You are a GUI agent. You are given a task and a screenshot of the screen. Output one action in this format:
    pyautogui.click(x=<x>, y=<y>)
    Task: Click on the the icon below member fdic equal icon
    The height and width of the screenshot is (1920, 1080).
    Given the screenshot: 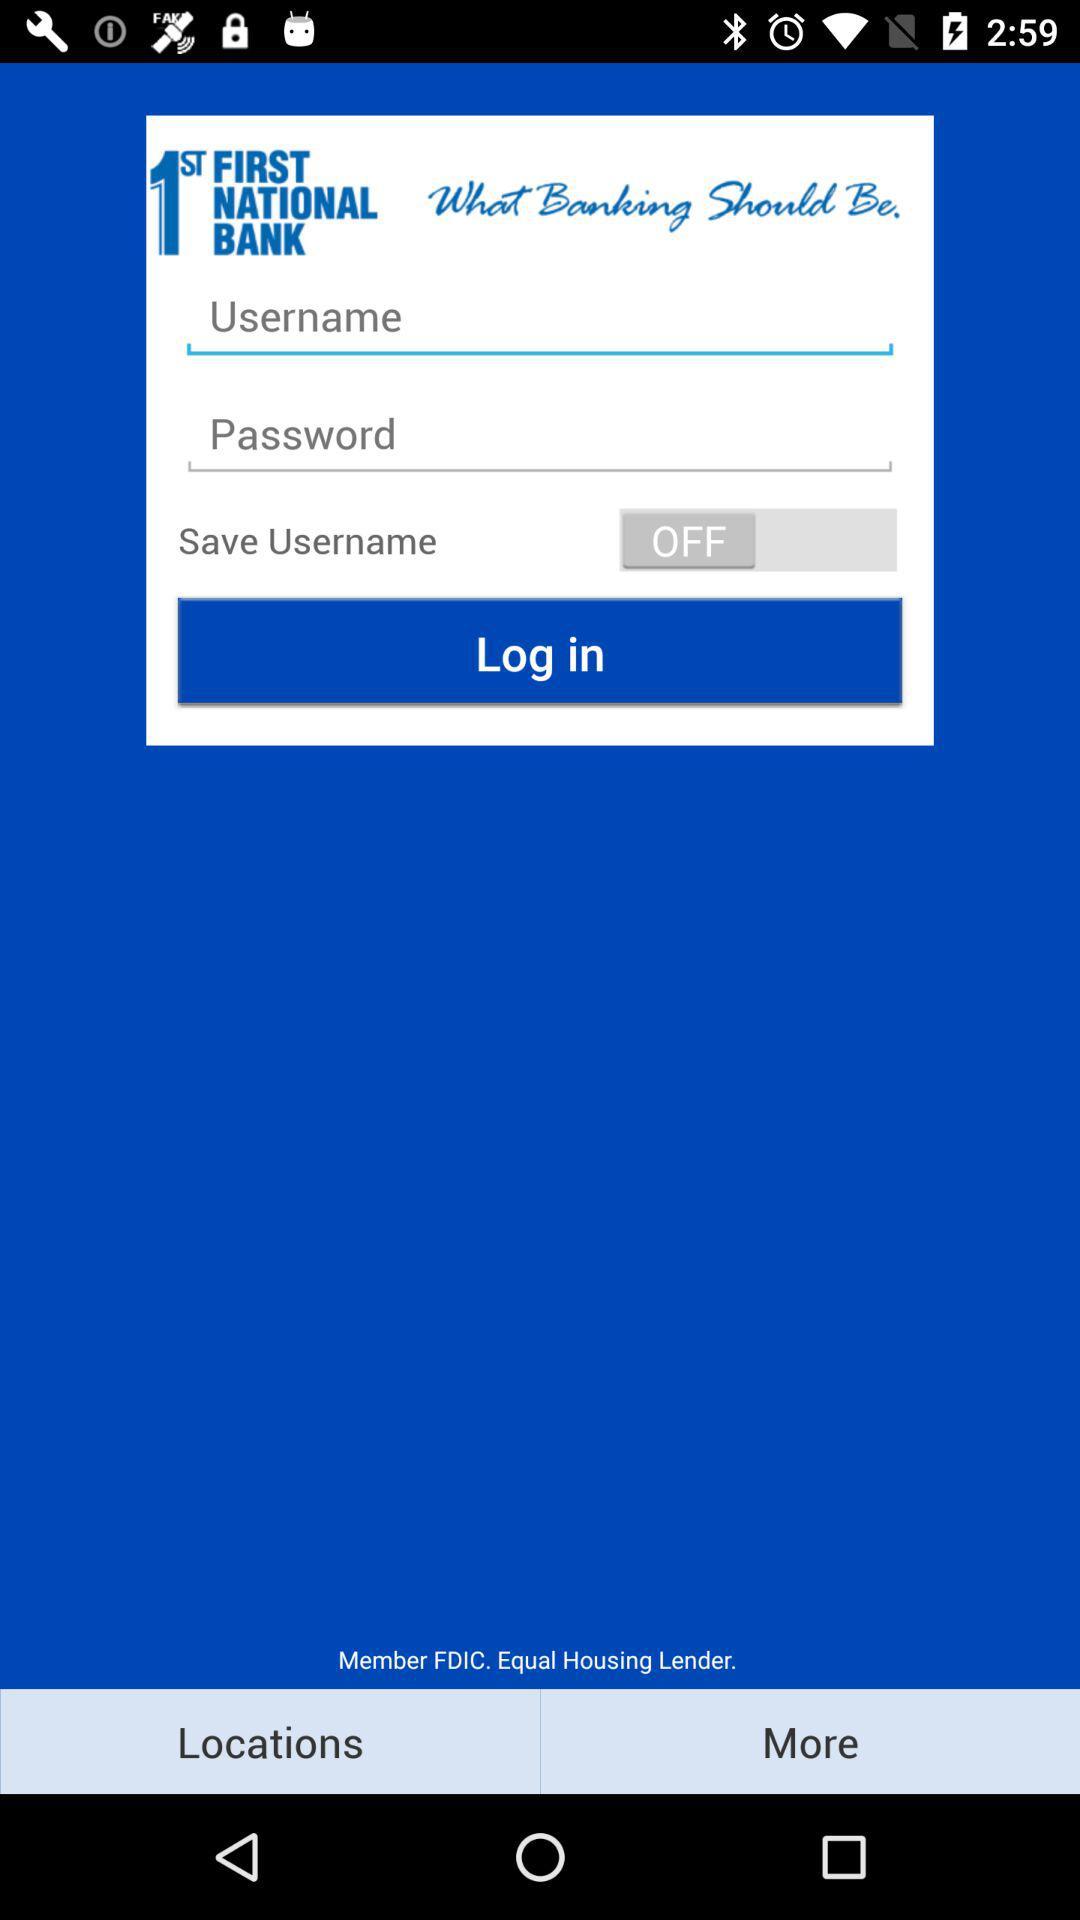 What is the action you would take?
    pyautogui.click(x=270, y=1740)
    